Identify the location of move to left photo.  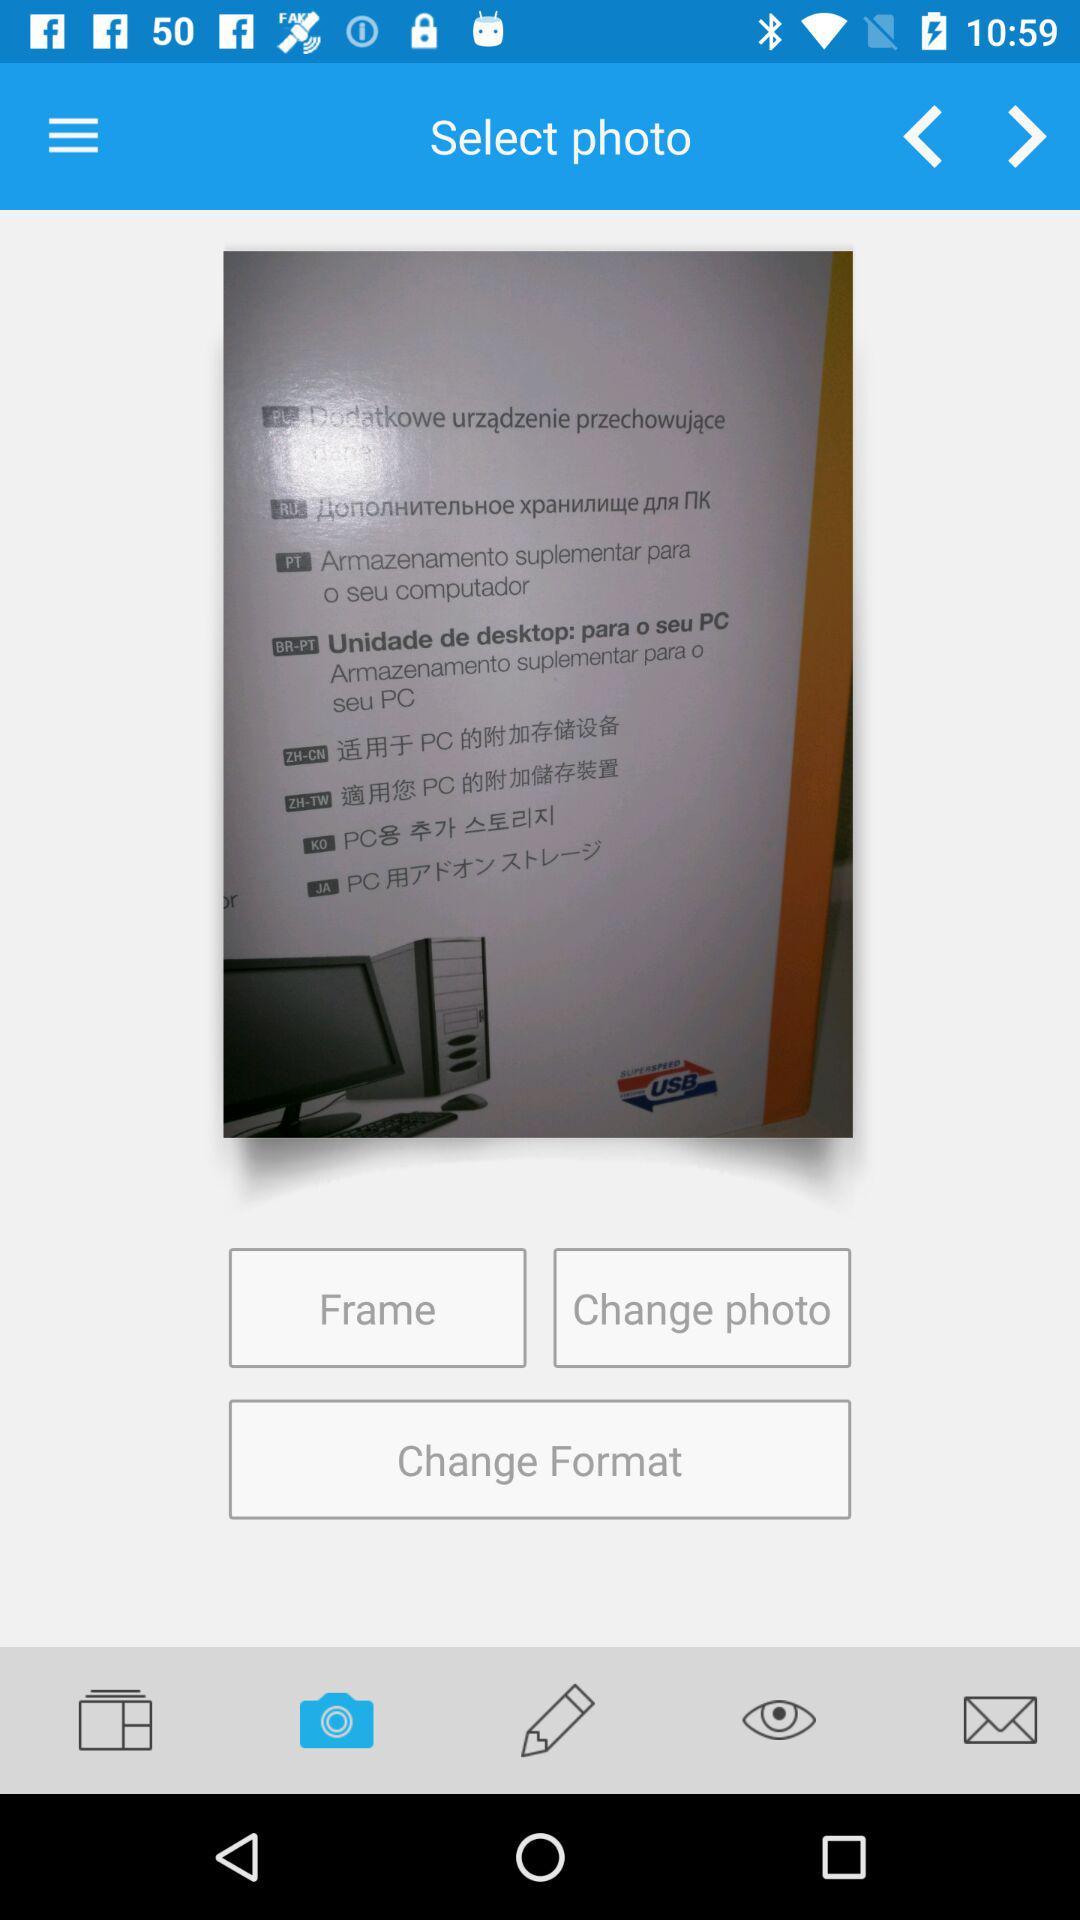
(922, 135).